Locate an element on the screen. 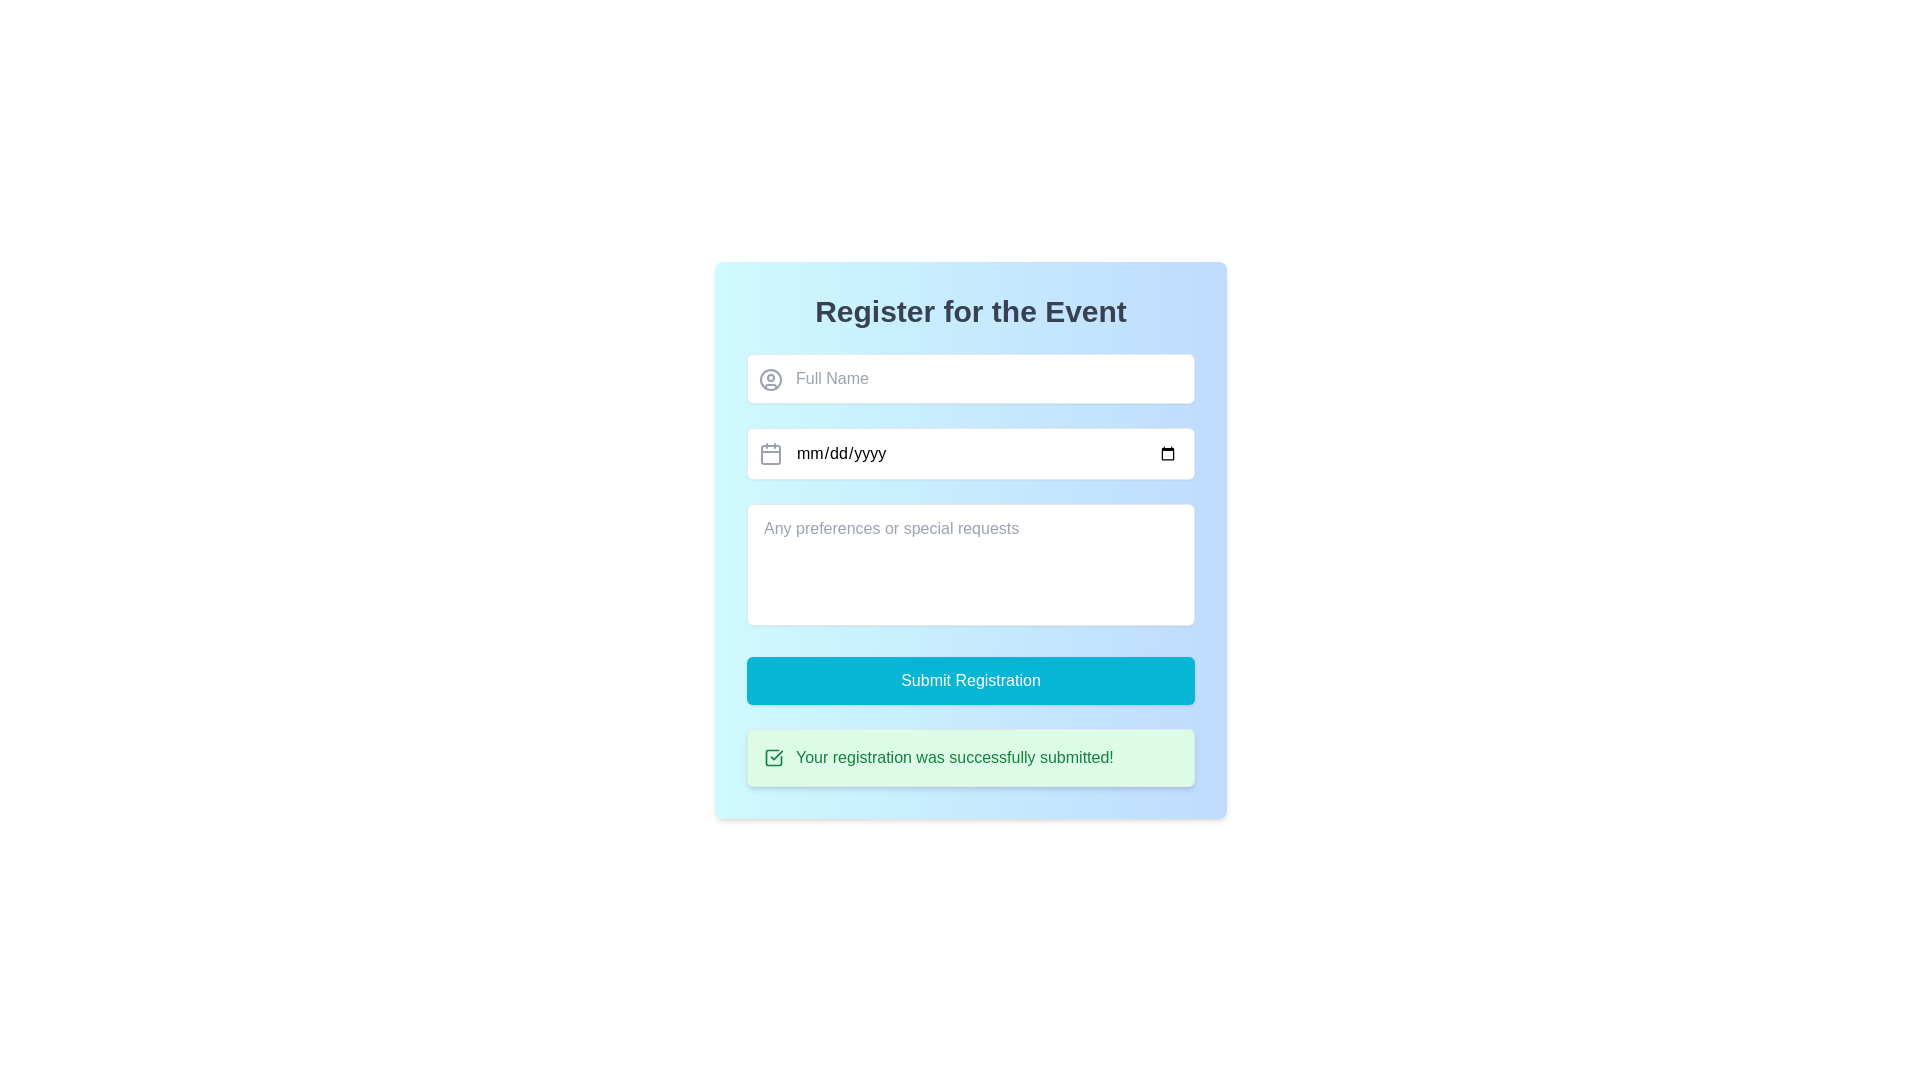  the calendar icon located on the left side of the date input field, which has a minimalistic design with a square outline and gray coloring is located at coordinates (770, 454).